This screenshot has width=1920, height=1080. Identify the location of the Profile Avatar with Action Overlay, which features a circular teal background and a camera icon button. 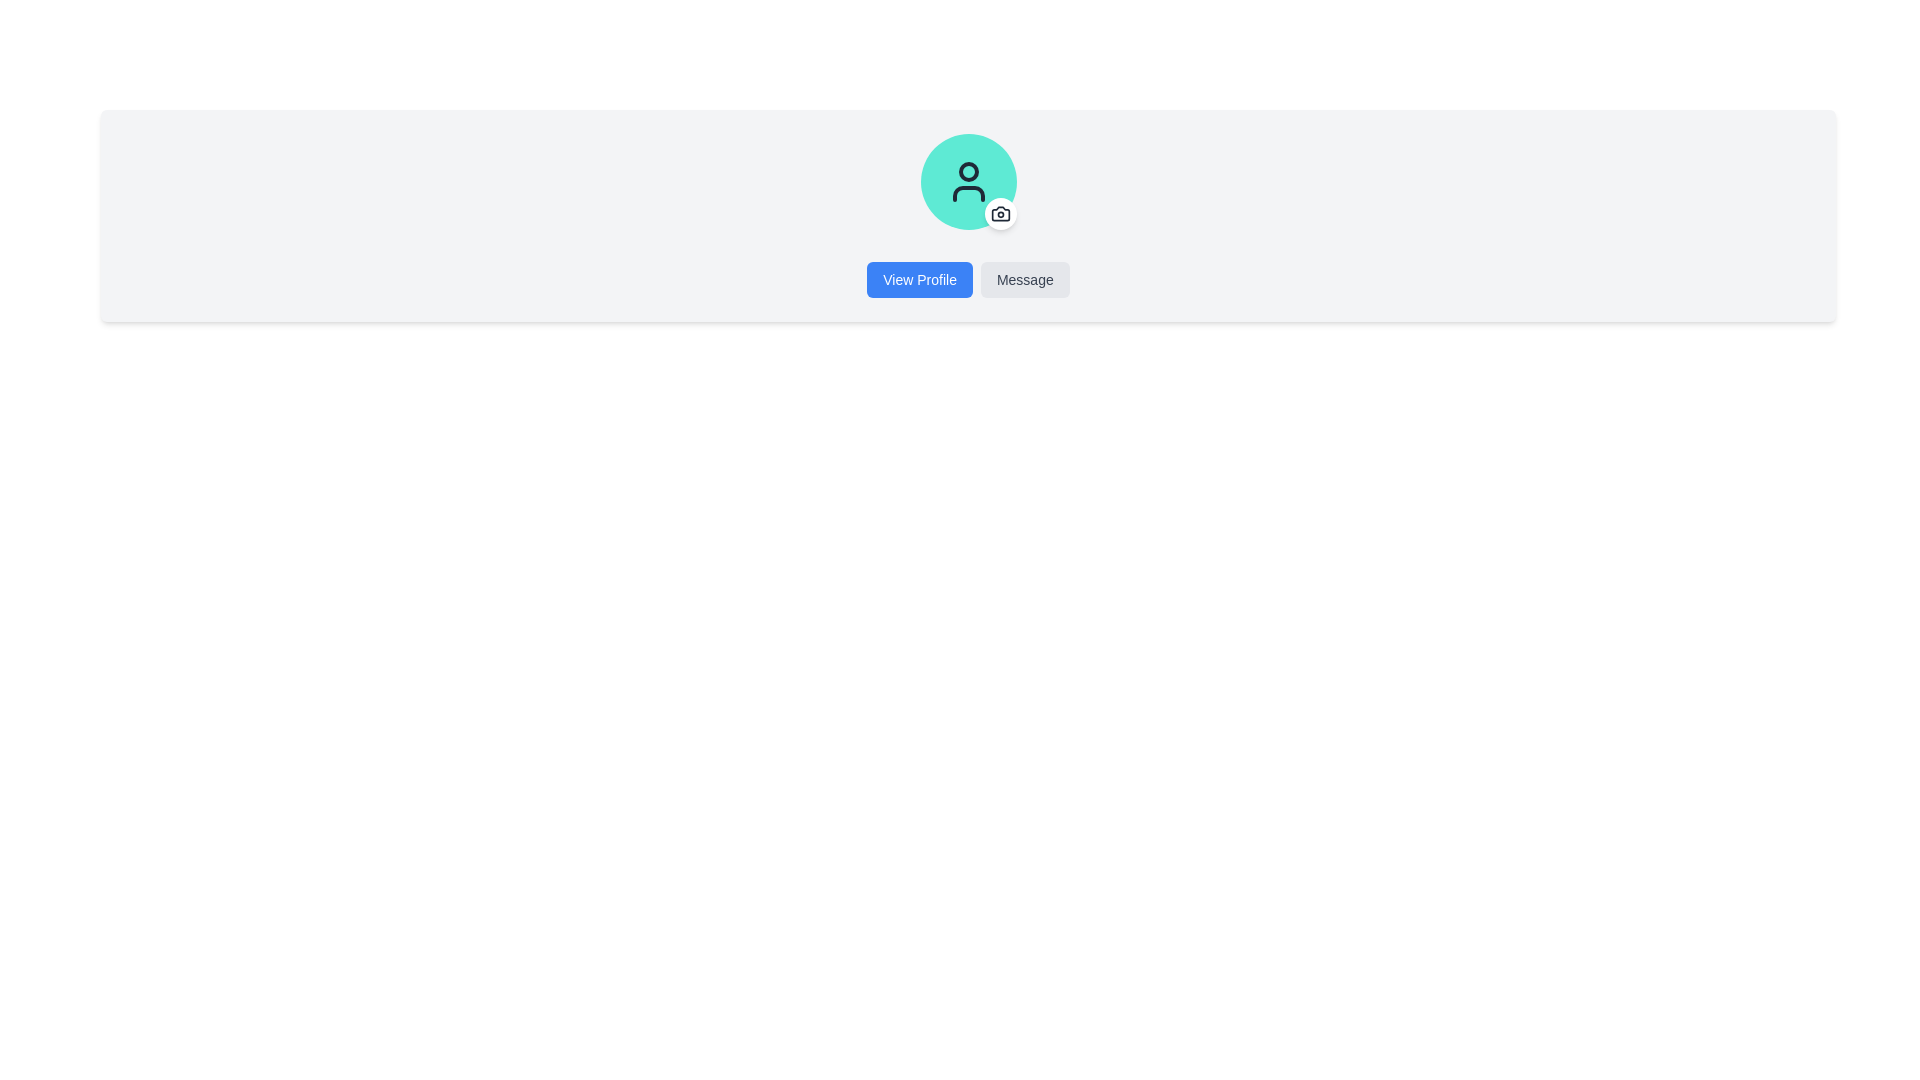
(968, 181).